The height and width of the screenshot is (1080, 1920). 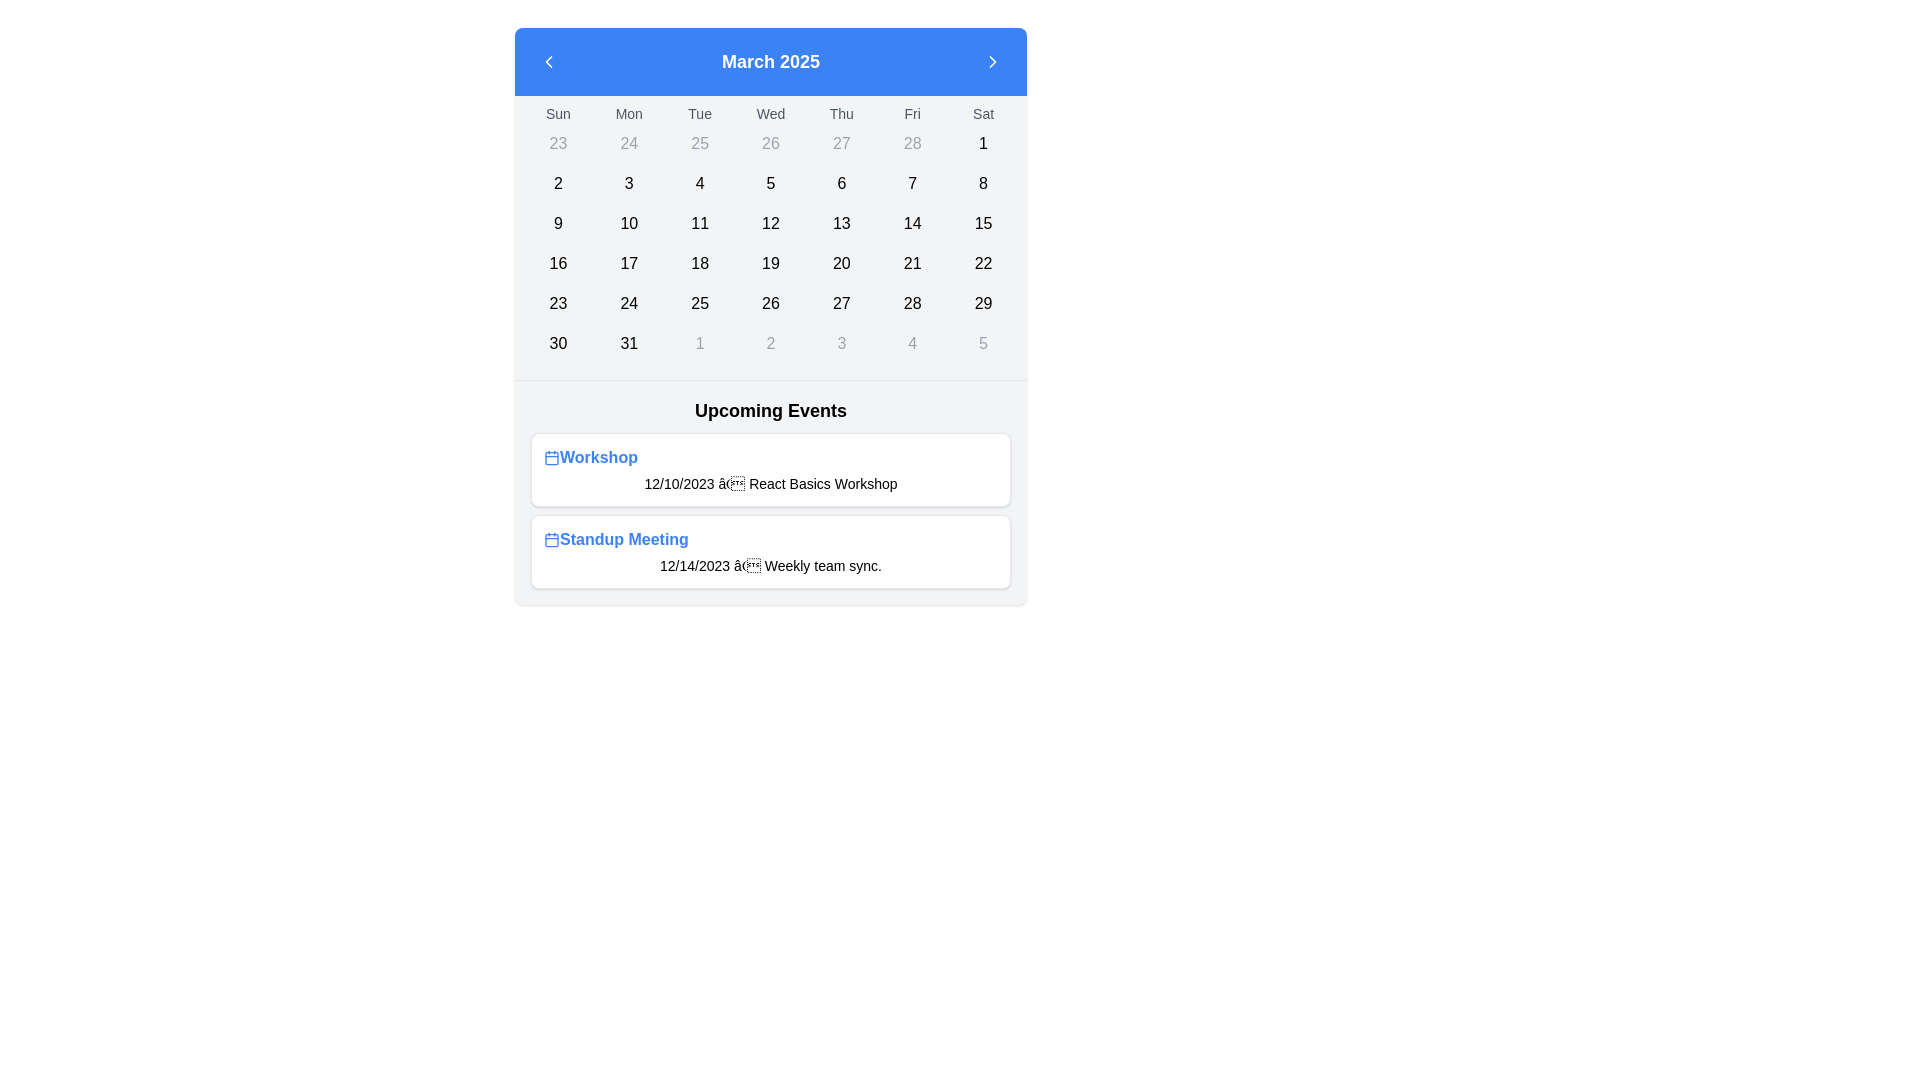 I want to click on the Calendar Date Cell displaying '29' in the March 2025 calendar grid, so click(x=983, y=304).